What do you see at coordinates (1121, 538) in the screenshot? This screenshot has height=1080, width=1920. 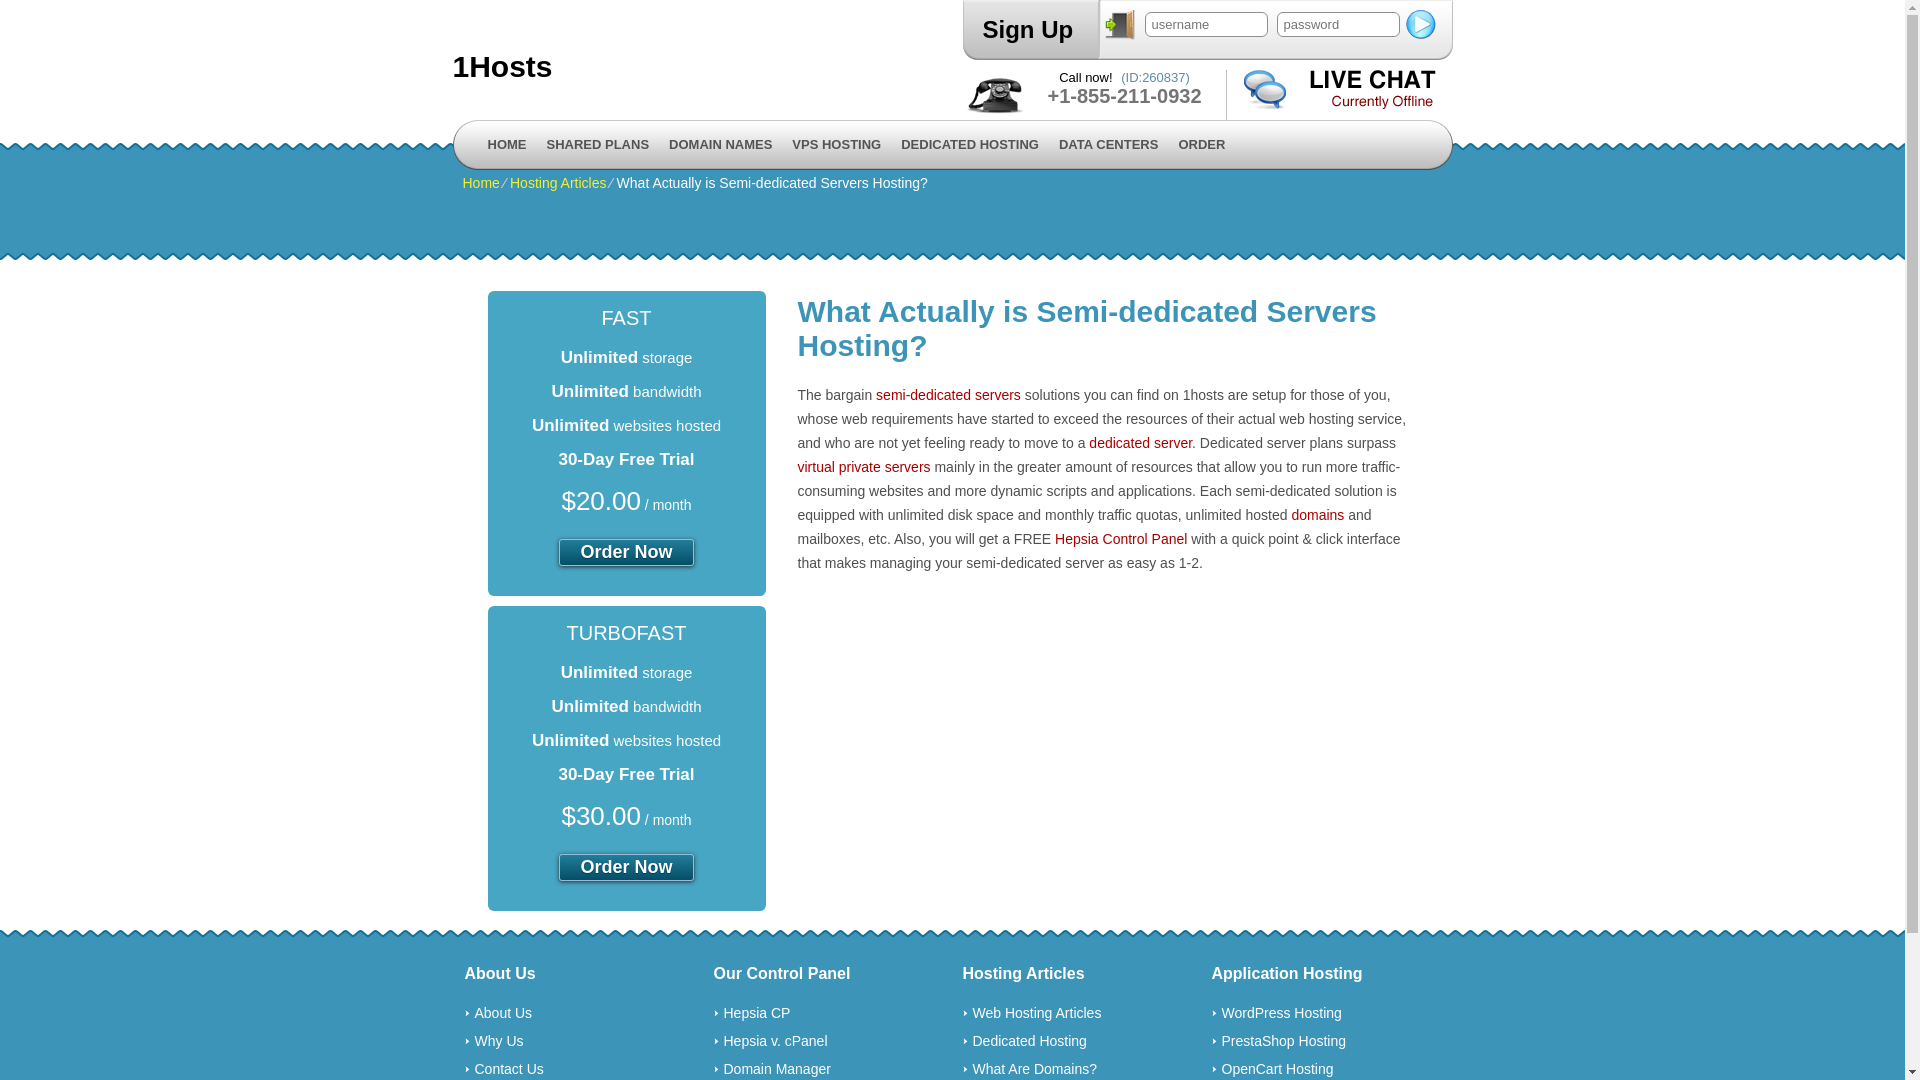 I see `'Hepsia Control Panel'` at bounding box center [1121, 538].